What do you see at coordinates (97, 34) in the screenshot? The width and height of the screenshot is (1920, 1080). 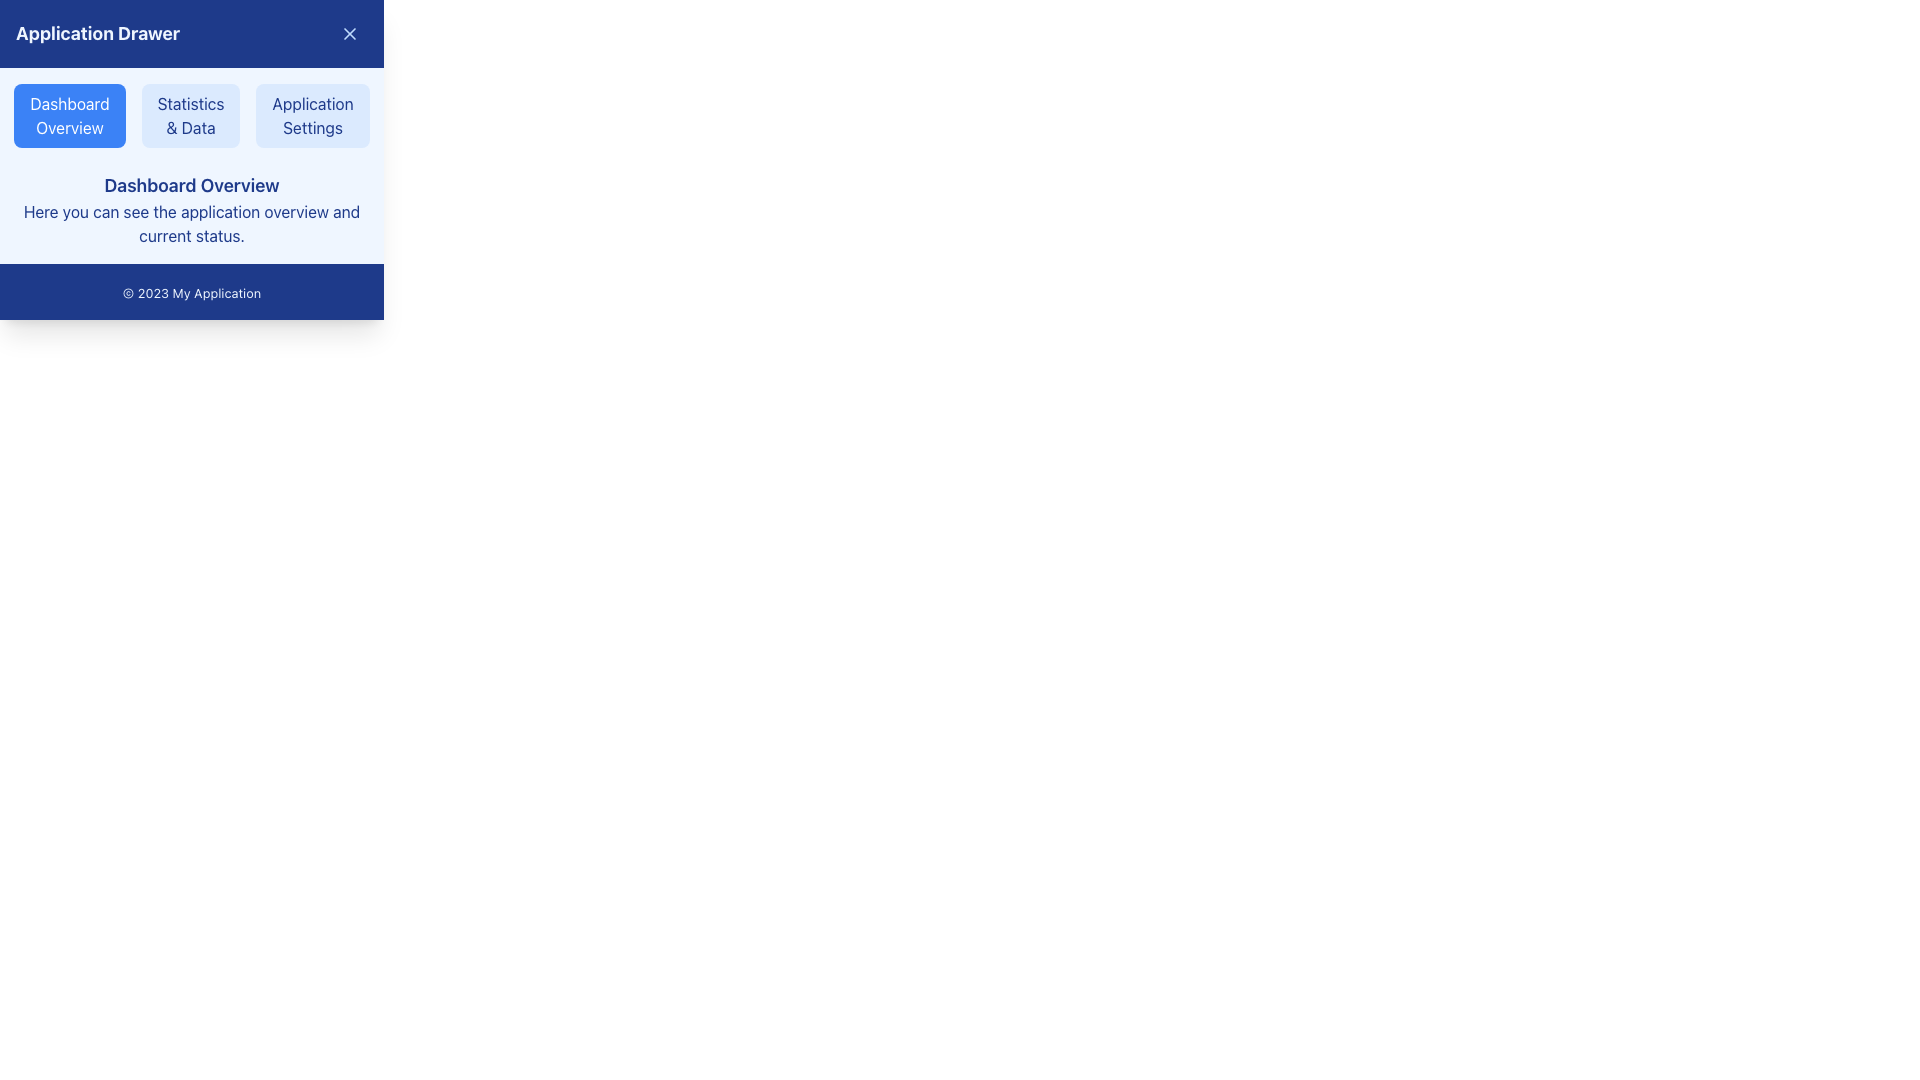 I see `the static text label that serves as the title of the section within a blue horizontal header bar, located near the top left corner` at bounding box center [97, 34].